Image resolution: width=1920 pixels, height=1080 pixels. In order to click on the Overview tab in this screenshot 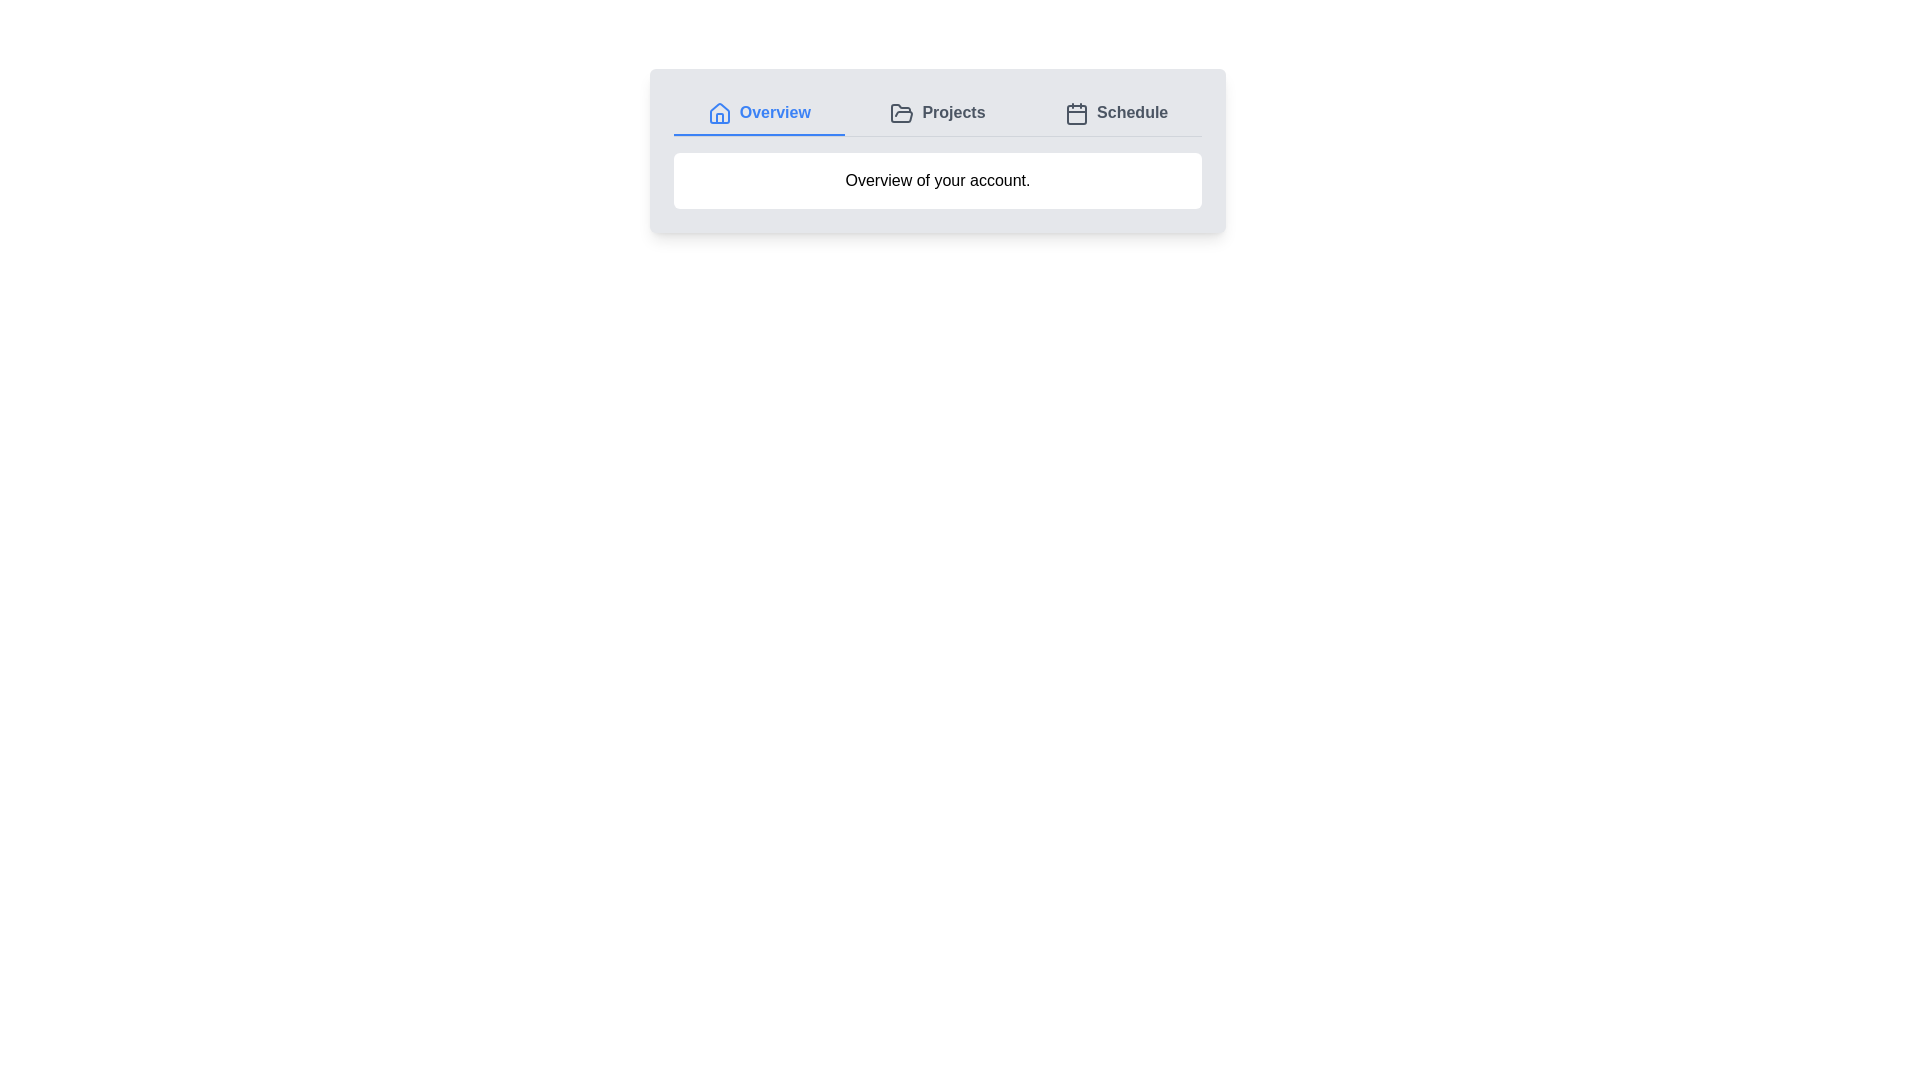, I will do `click(758, 114)`.